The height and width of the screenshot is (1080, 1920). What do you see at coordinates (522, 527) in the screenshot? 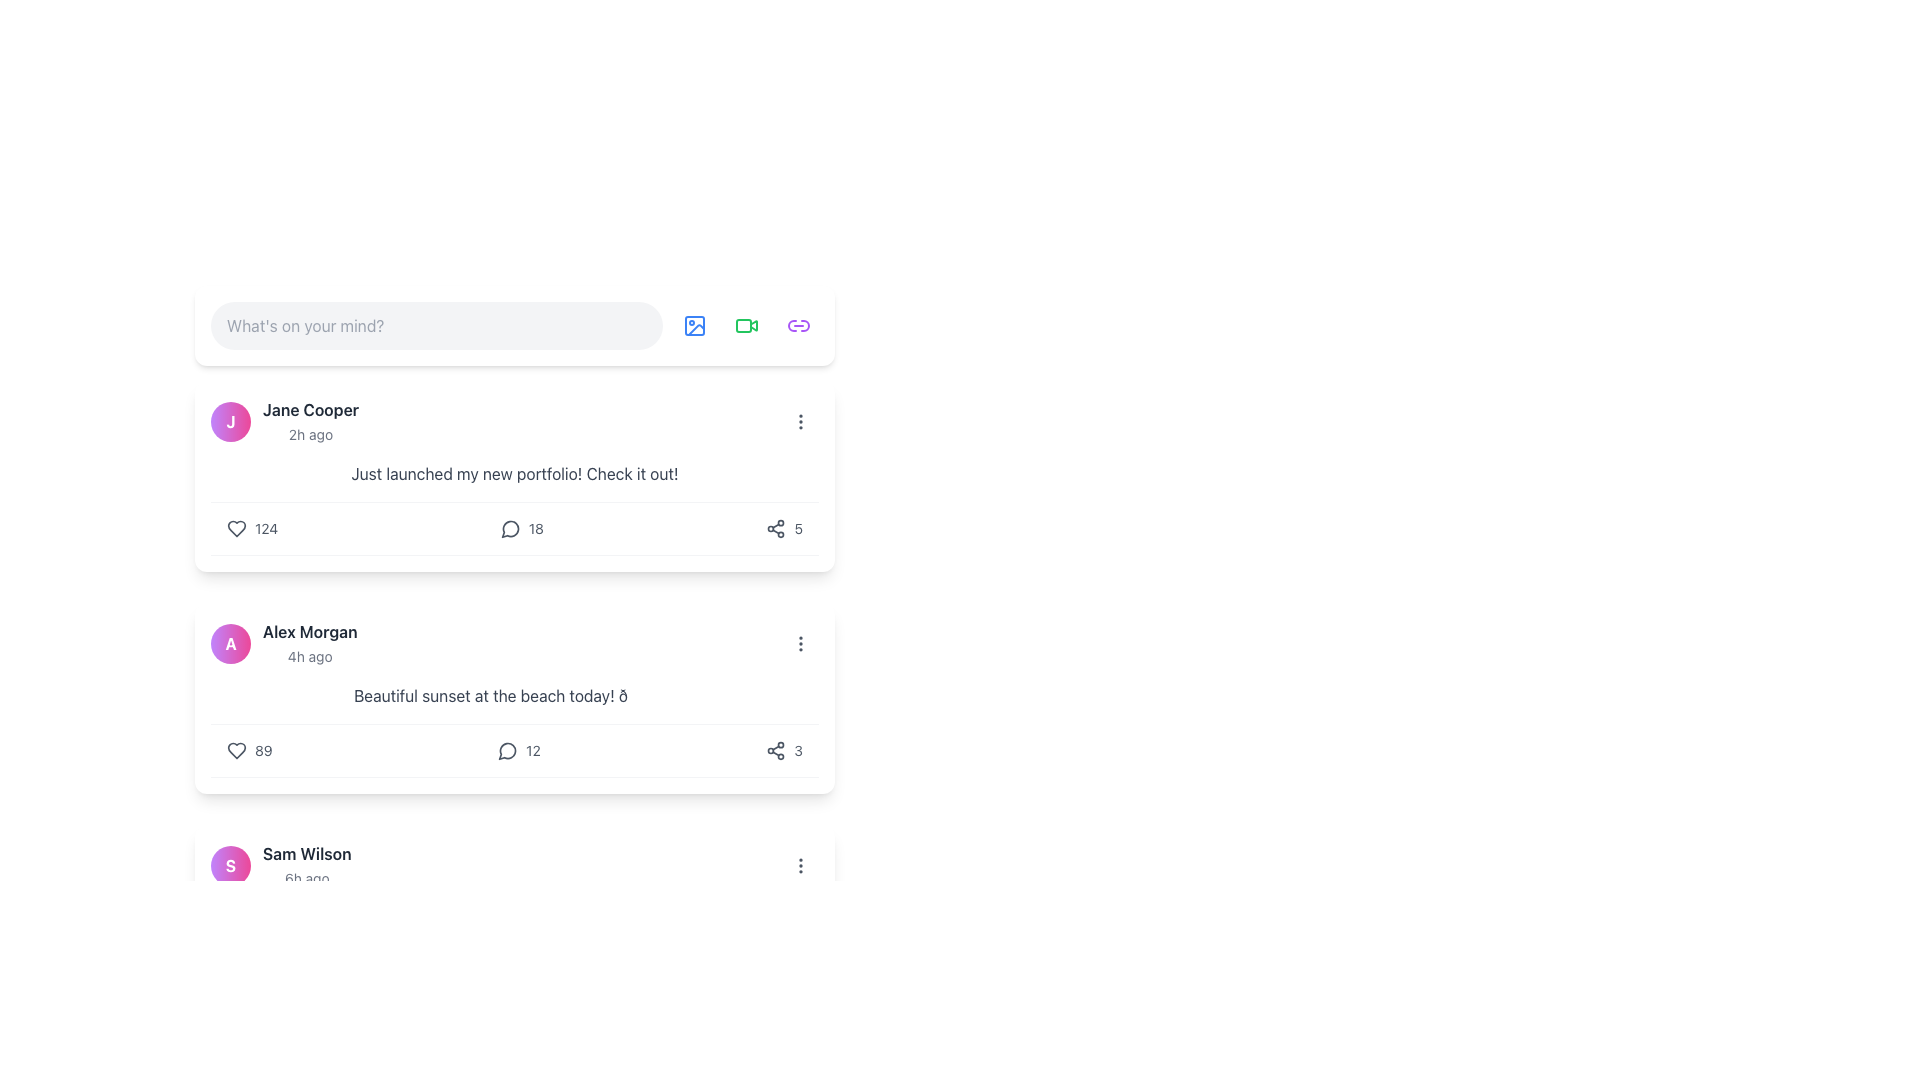
I see `the interactive comment count element located beneath the post by 'Jane Cooper'` at bounding box center [522, 527].